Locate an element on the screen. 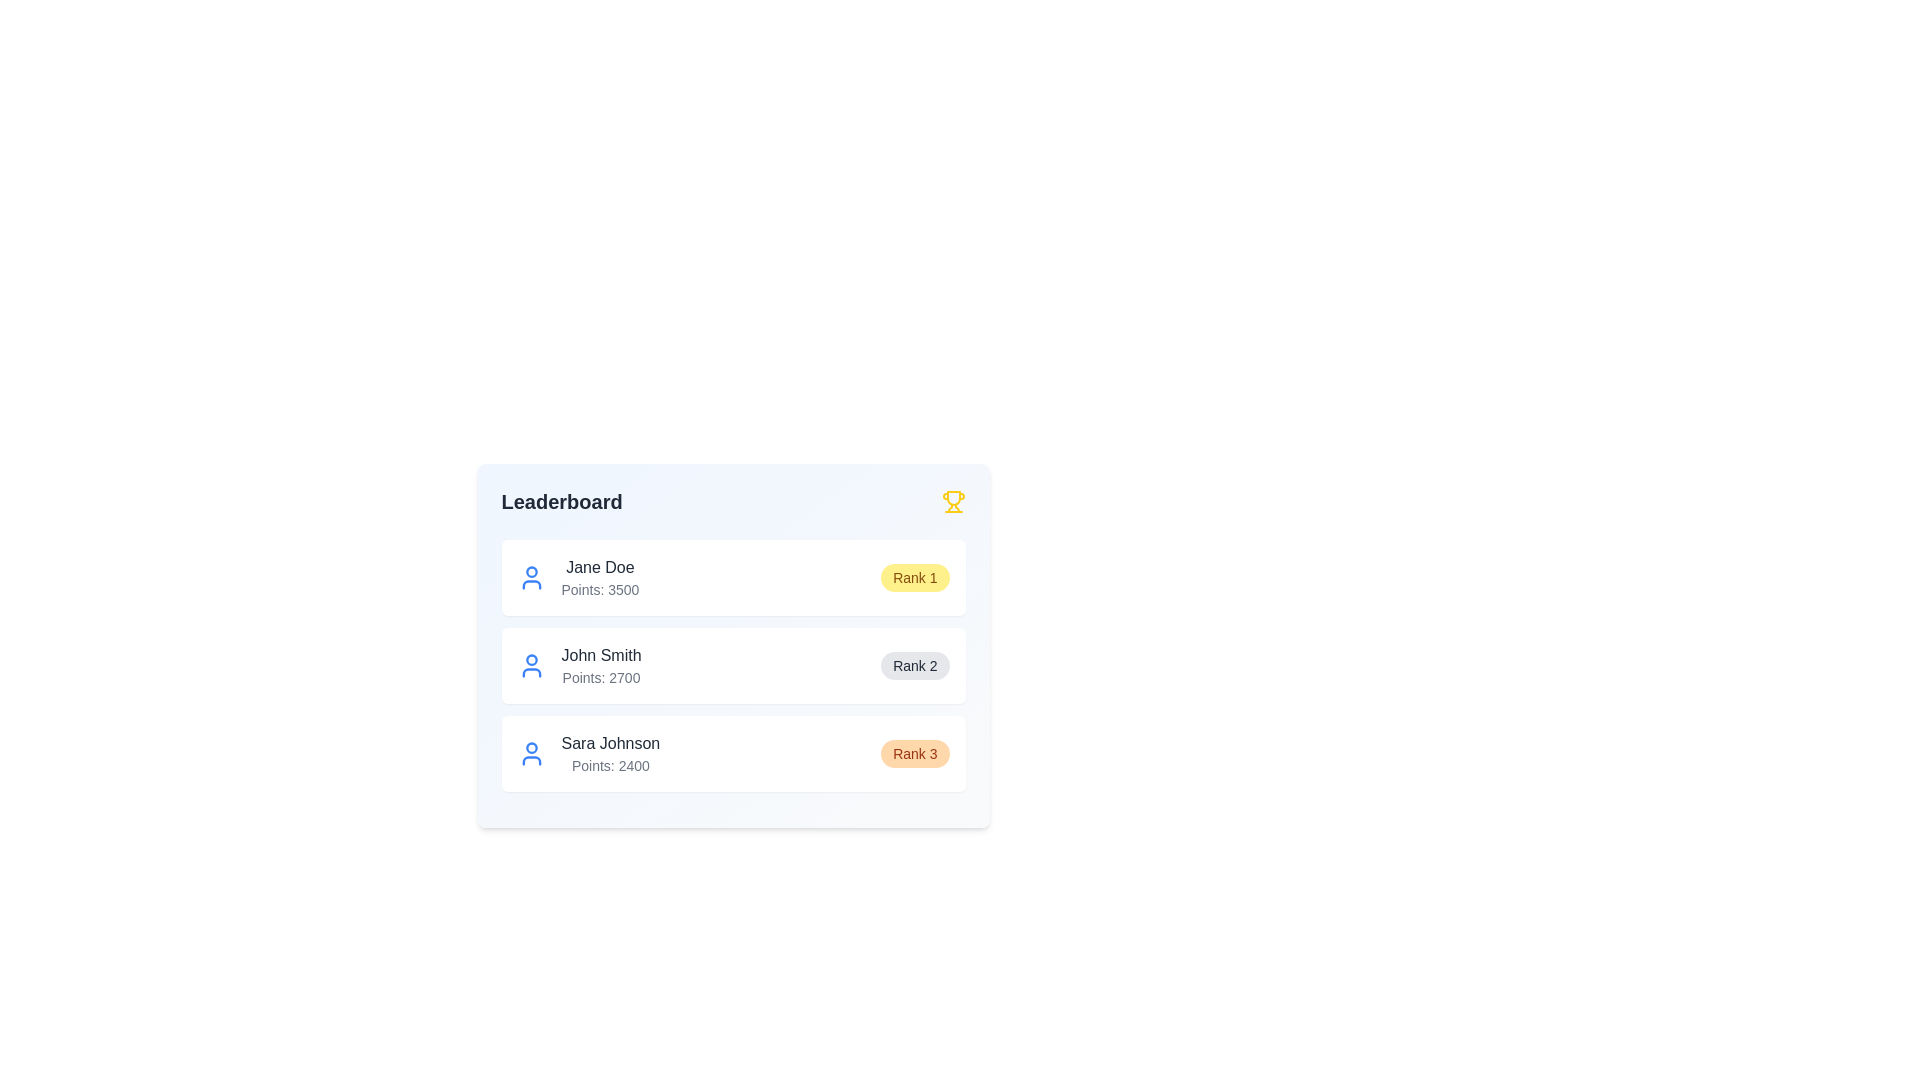 The width and height of the screenshot is (1920, 1080). the static text label that indicates the name of the user ranked first on the leaderboard is located at coordinates (599, 567).